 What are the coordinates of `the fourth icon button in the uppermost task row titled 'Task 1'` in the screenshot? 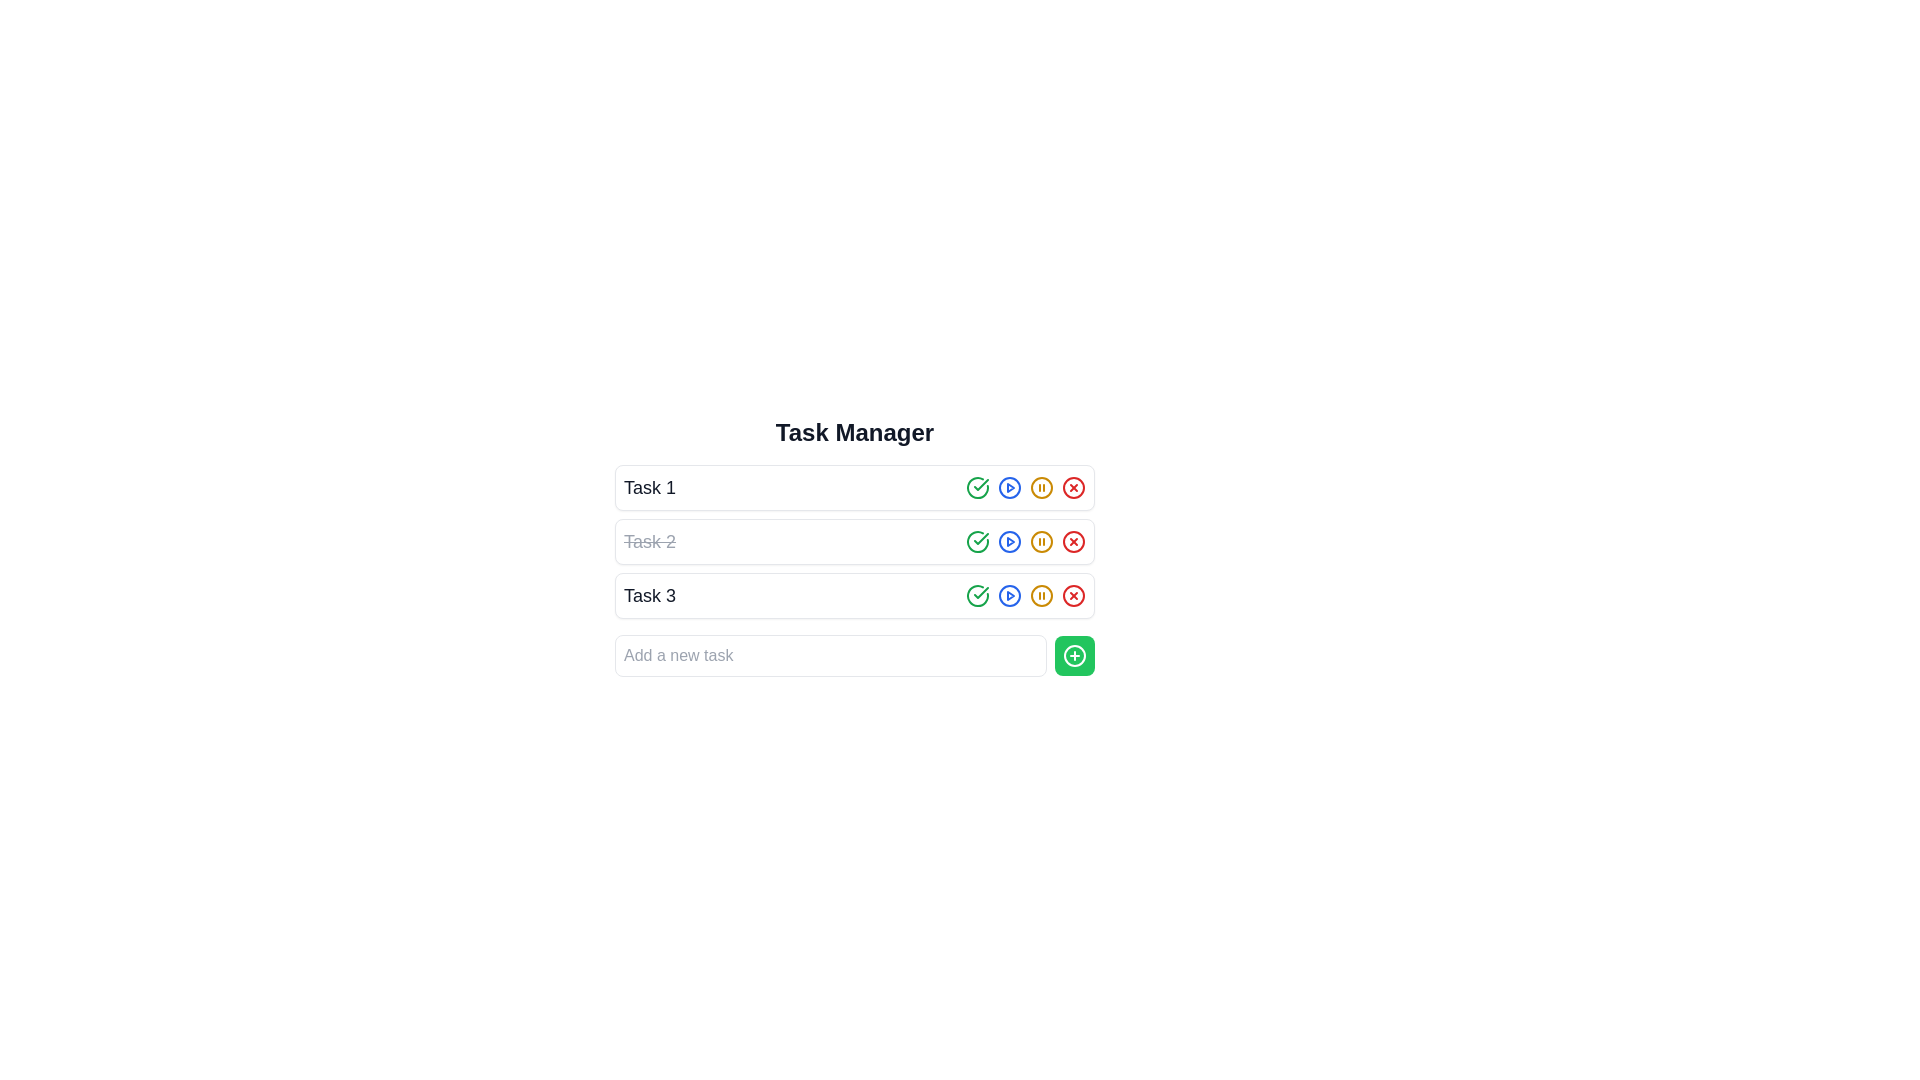 It's located at (1026, 488).